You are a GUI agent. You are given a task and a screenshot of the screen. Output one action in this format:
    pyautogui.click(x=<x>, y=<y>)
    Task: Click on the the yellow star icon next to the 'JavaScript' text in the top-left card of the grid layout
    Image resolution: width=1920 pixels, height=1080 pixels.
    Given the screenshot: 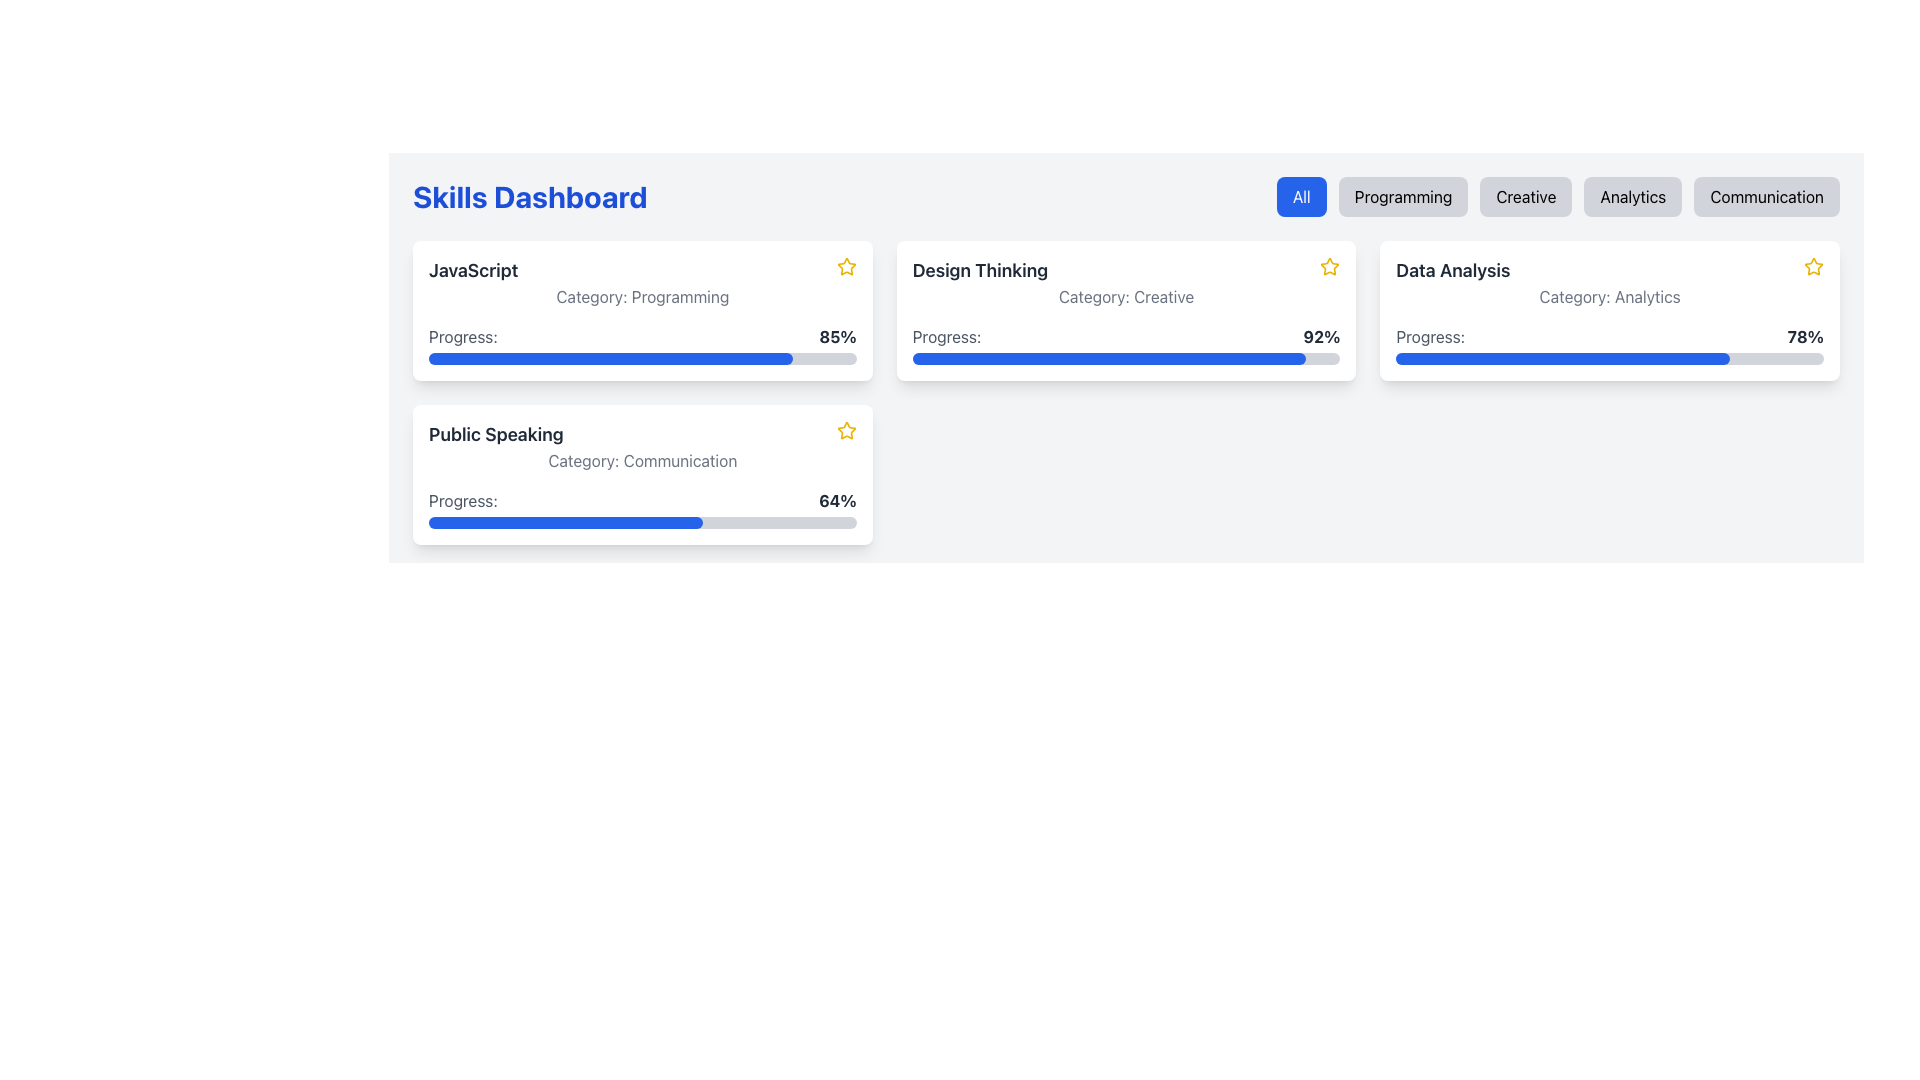 What is the action you would take?
    pyautogui.click(x=846, y=265)
    